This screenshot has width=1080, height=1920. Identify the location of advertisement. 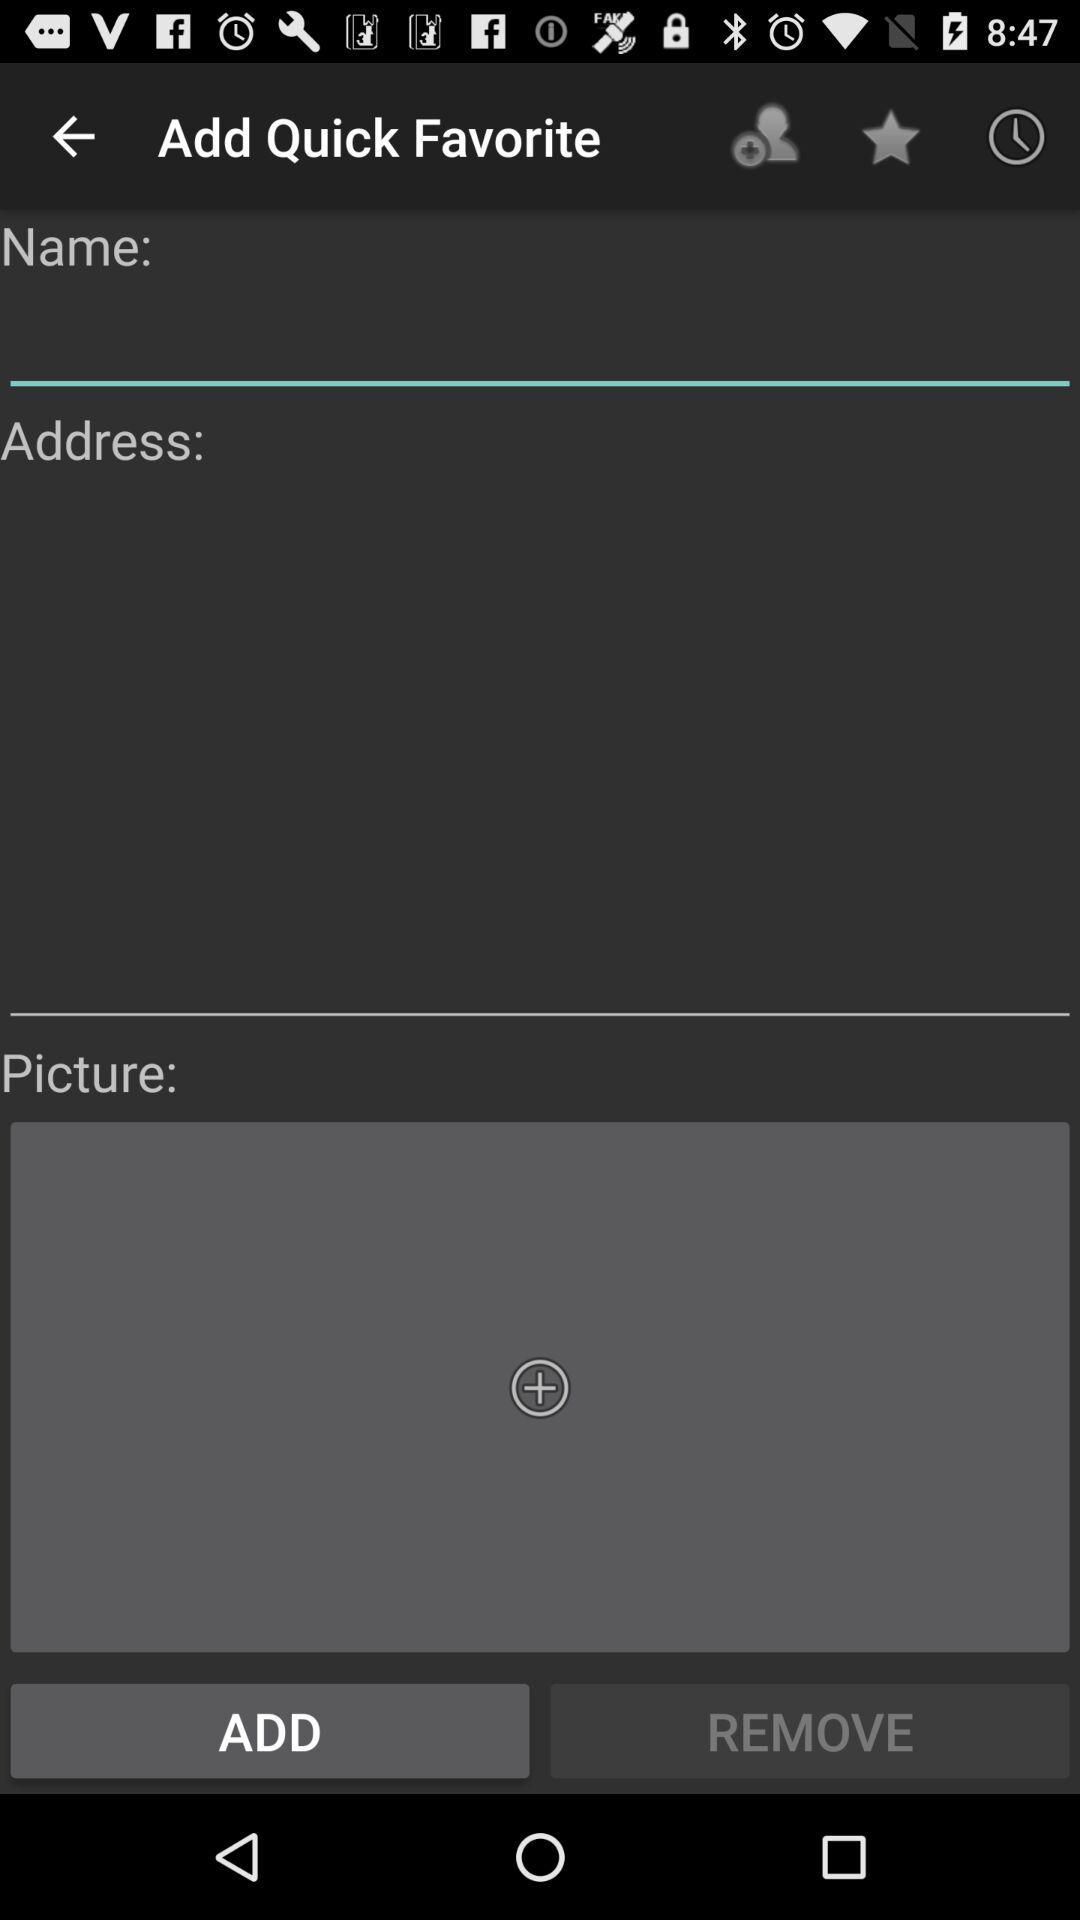
(540, 754).